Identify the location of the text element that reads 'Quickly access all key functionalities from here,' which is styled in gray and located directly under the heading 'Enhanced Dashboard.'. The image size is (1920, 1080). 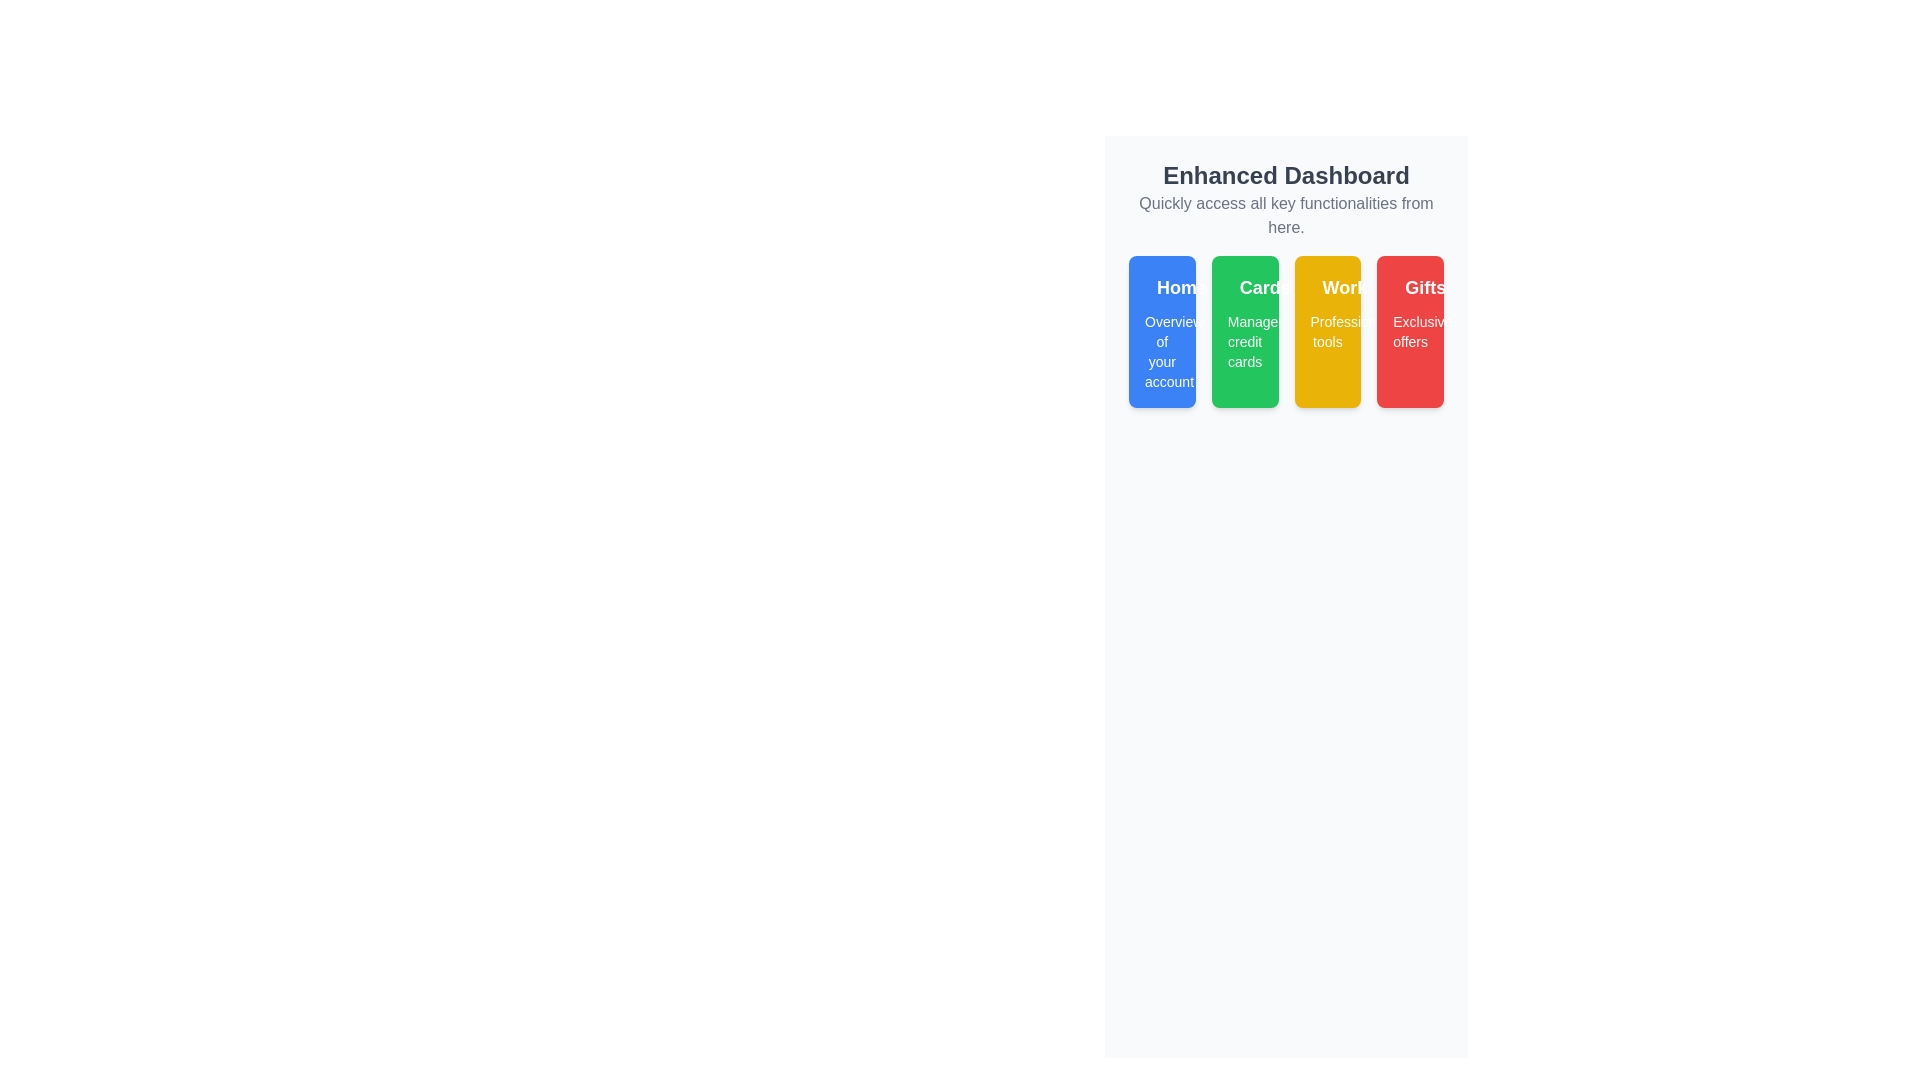
(1286, 216).